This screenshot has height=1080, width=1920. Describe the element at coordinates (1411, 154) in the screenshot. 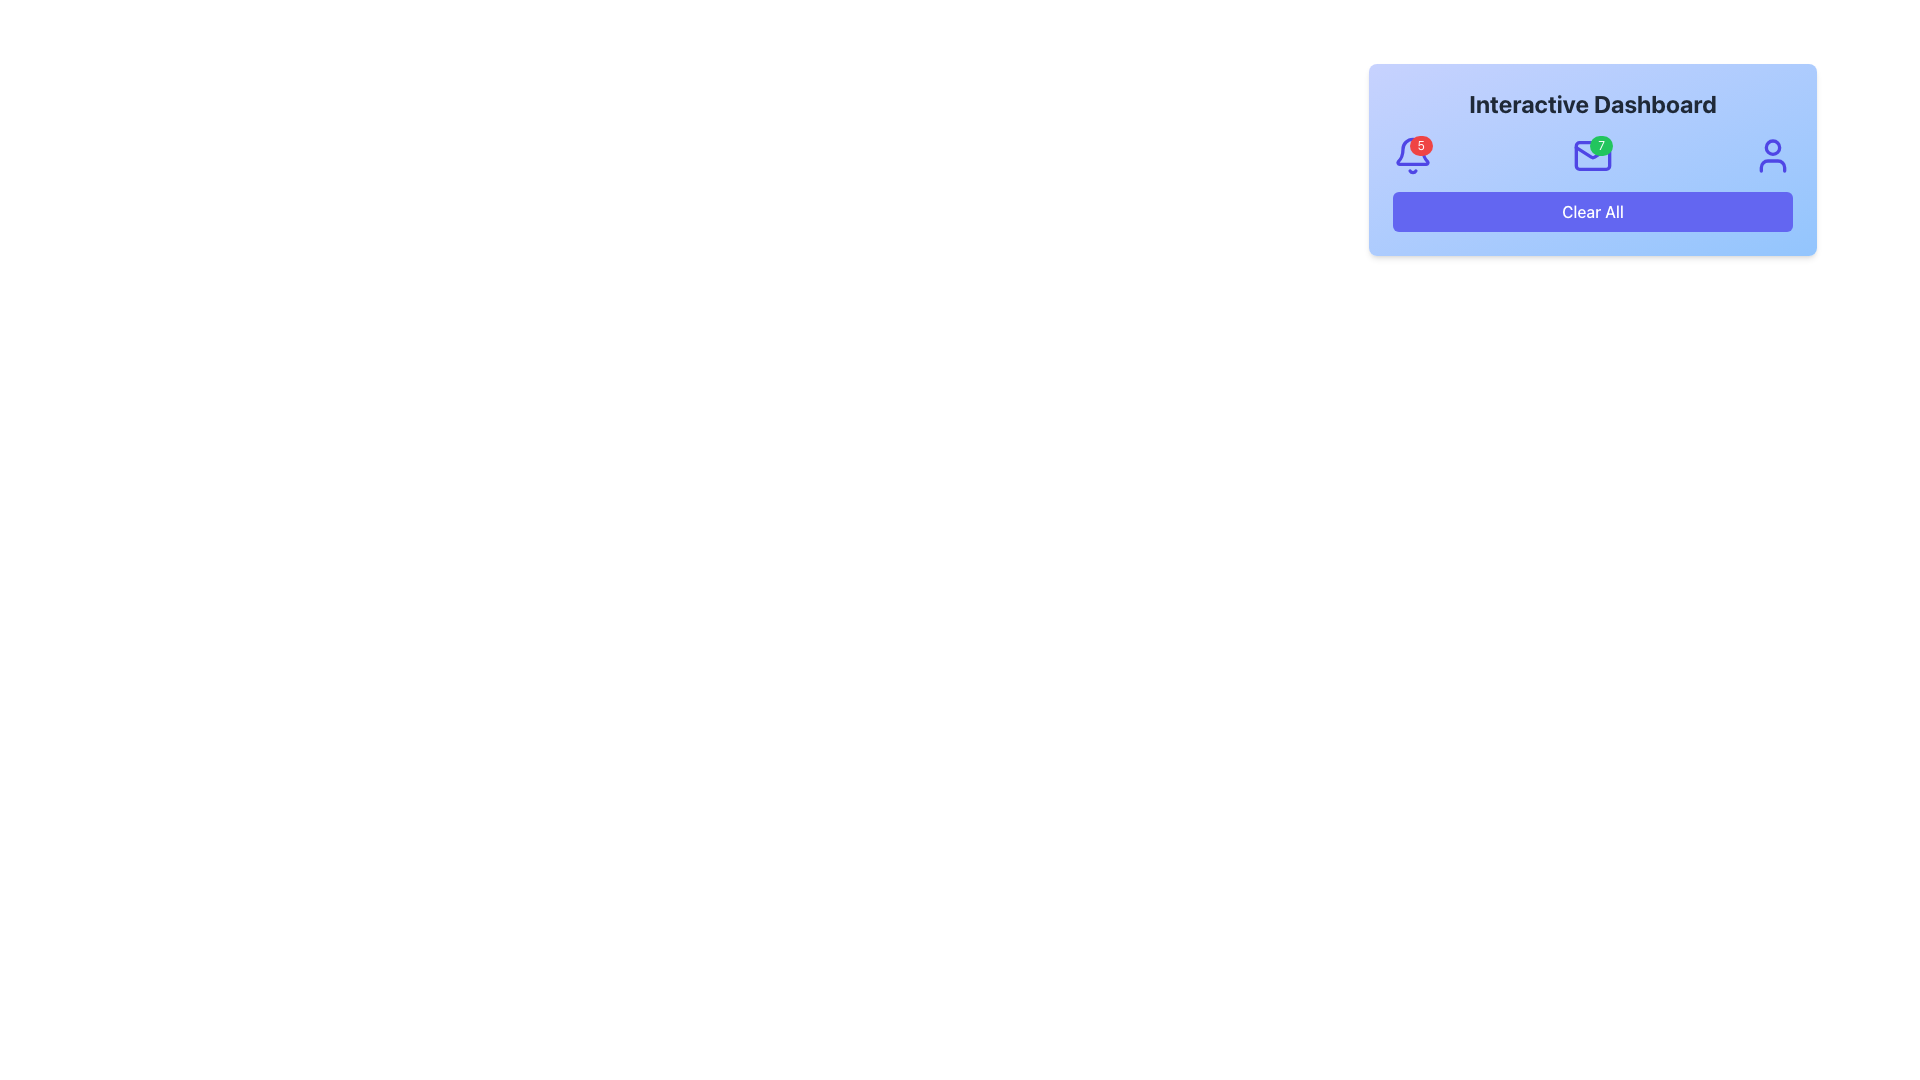

I see `number displayed on the Notification Badge located at the top-right corner of the bell icon in the header section` at that location.